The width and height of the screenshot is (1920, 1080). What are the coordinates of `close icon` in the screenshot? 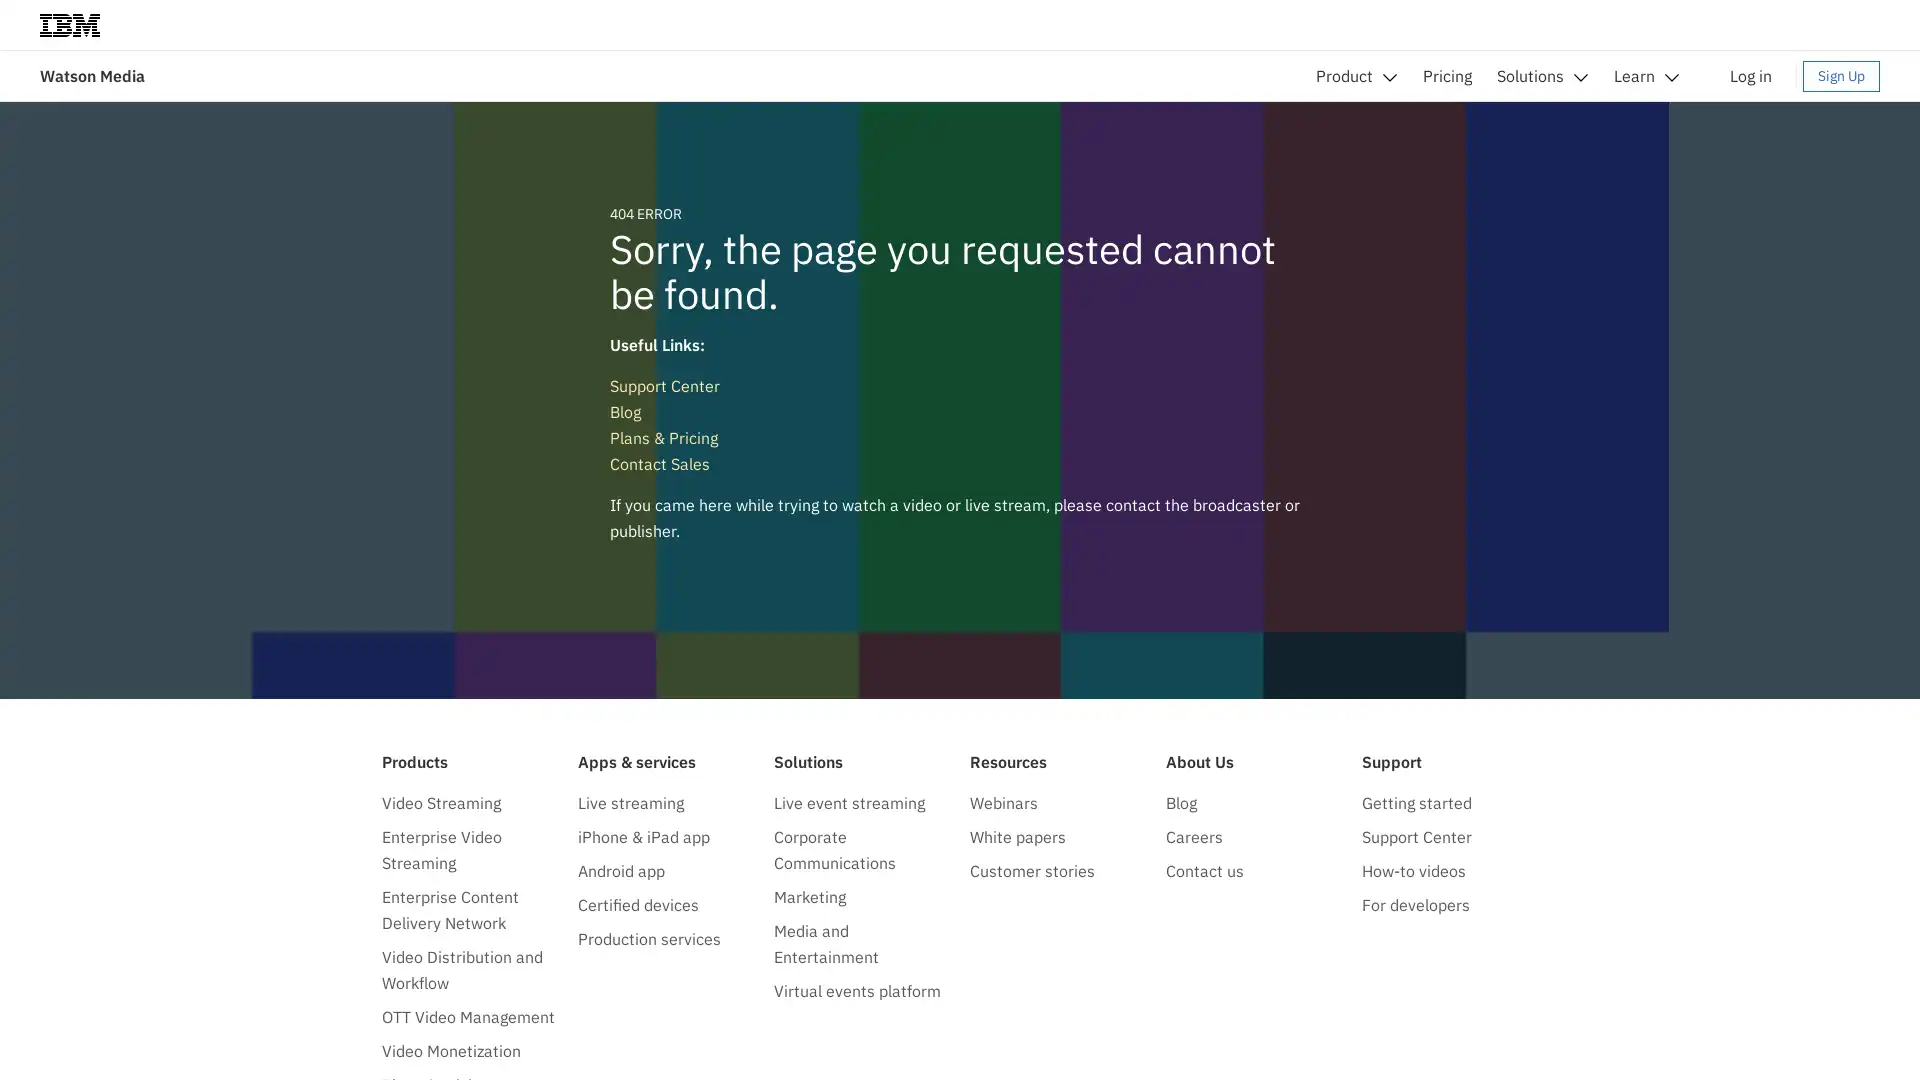 It's located at (1904, 901).